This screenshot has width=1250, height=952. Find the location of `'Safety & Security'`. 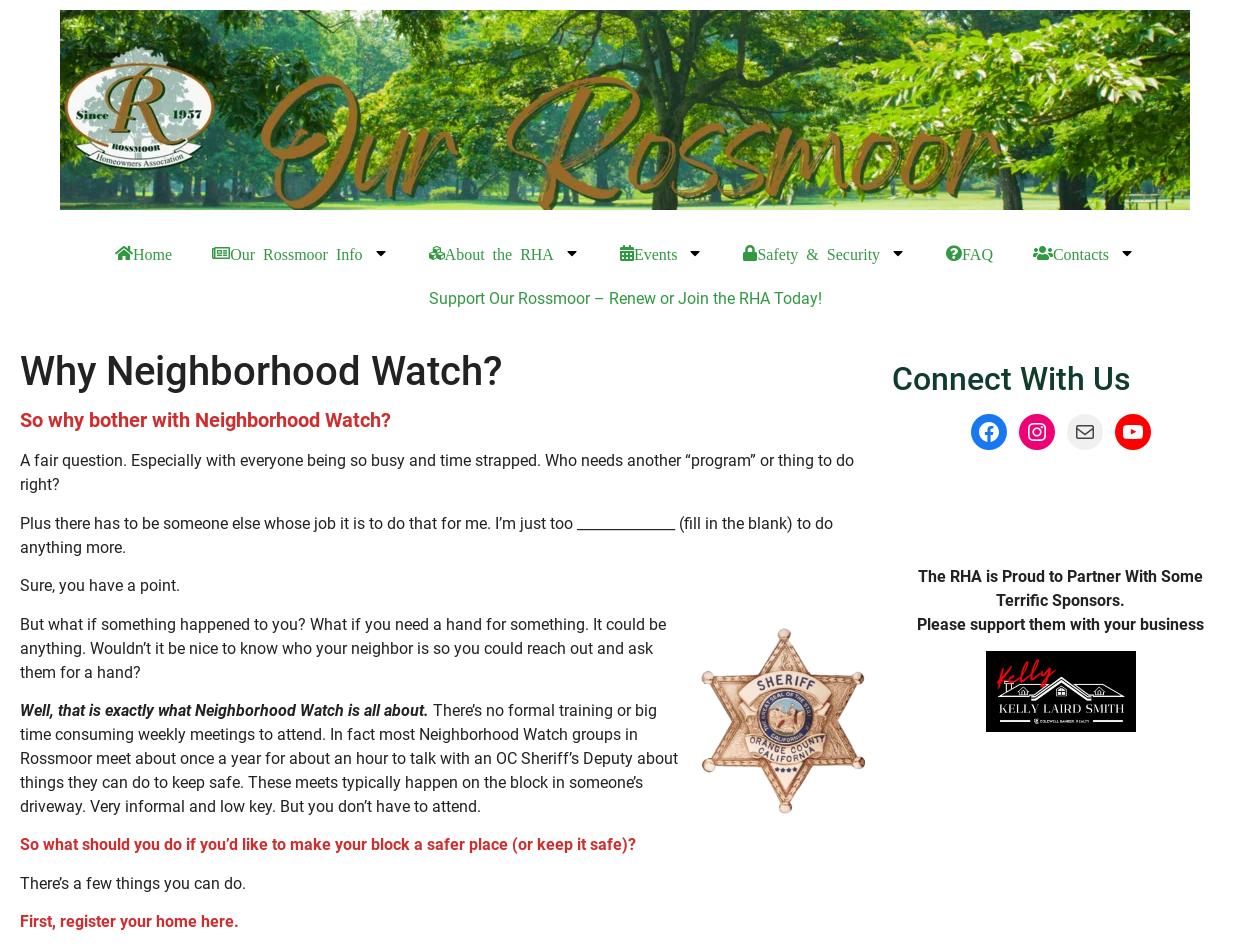

'Safety & Security' is located at coordinates (757, 253).